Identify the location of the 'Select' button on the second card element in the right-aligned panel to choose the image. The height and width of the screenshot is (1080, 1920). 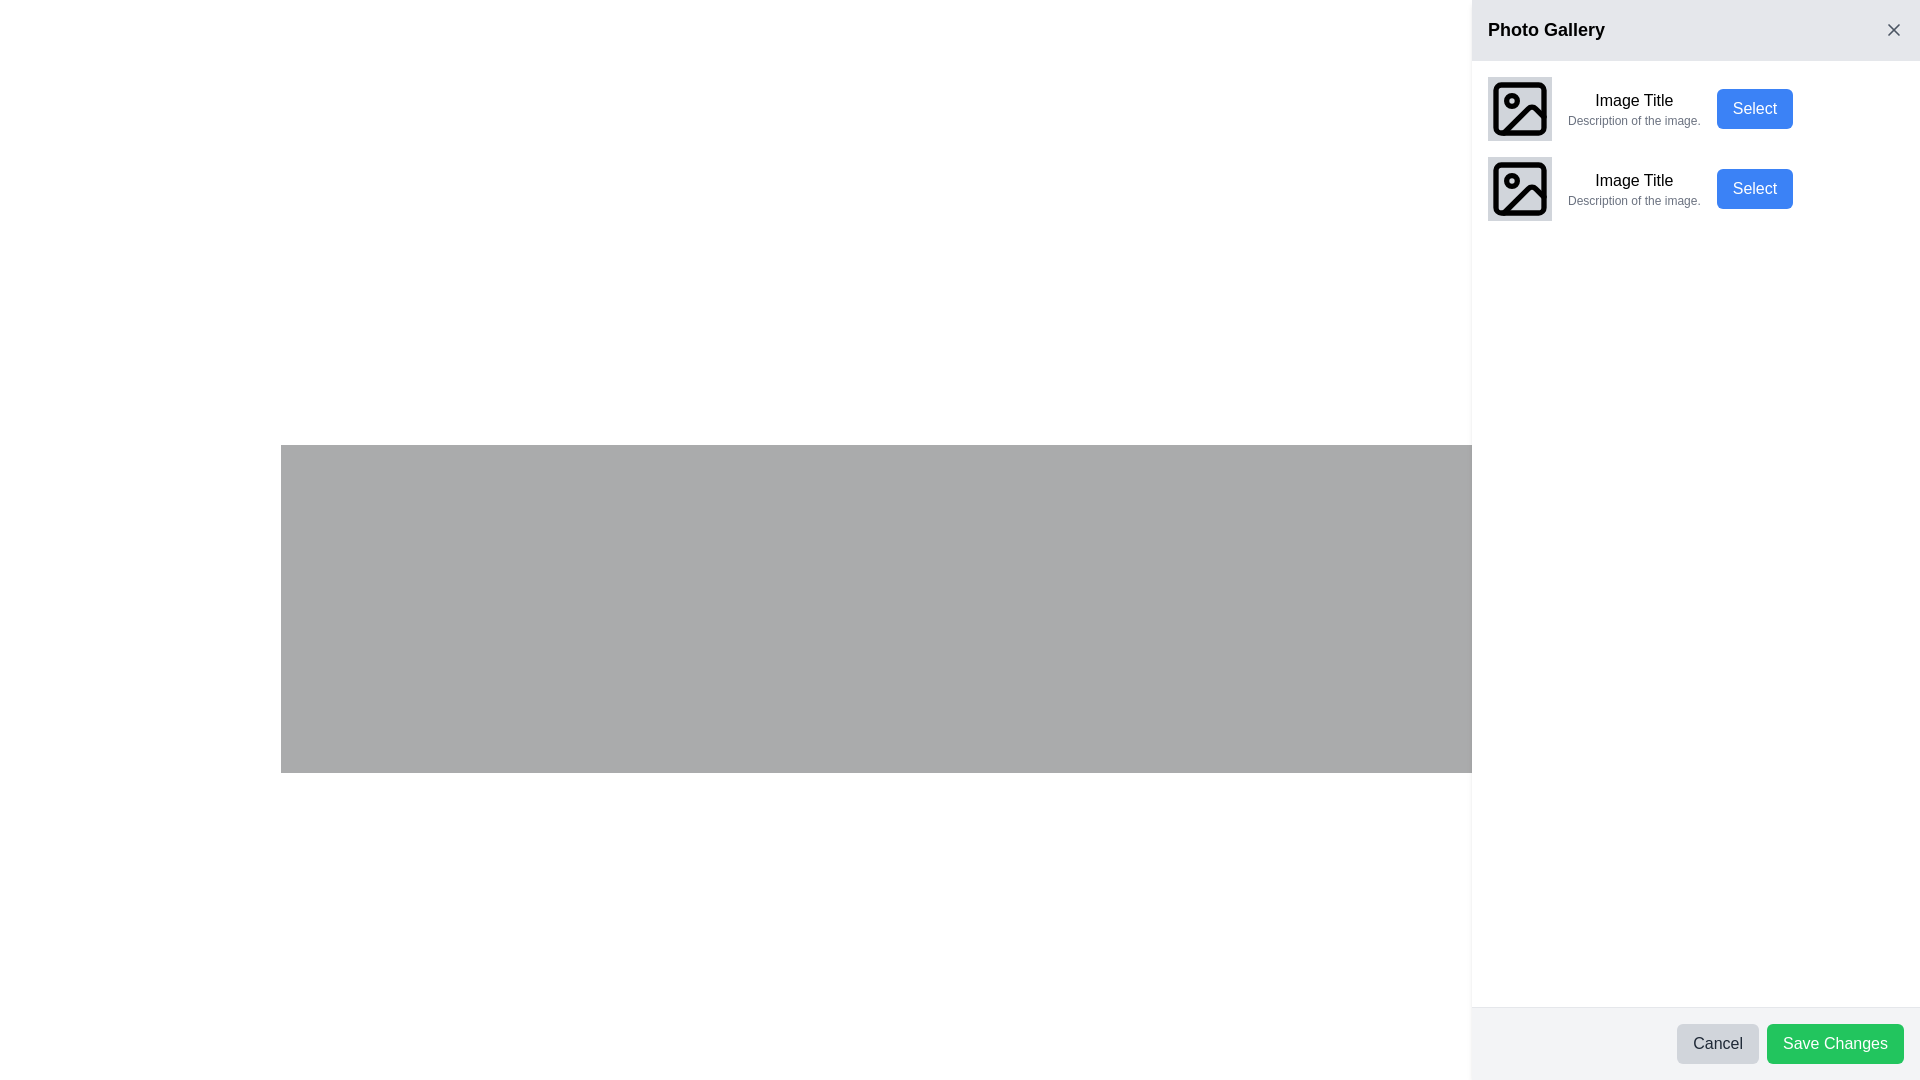
(1694, 189).